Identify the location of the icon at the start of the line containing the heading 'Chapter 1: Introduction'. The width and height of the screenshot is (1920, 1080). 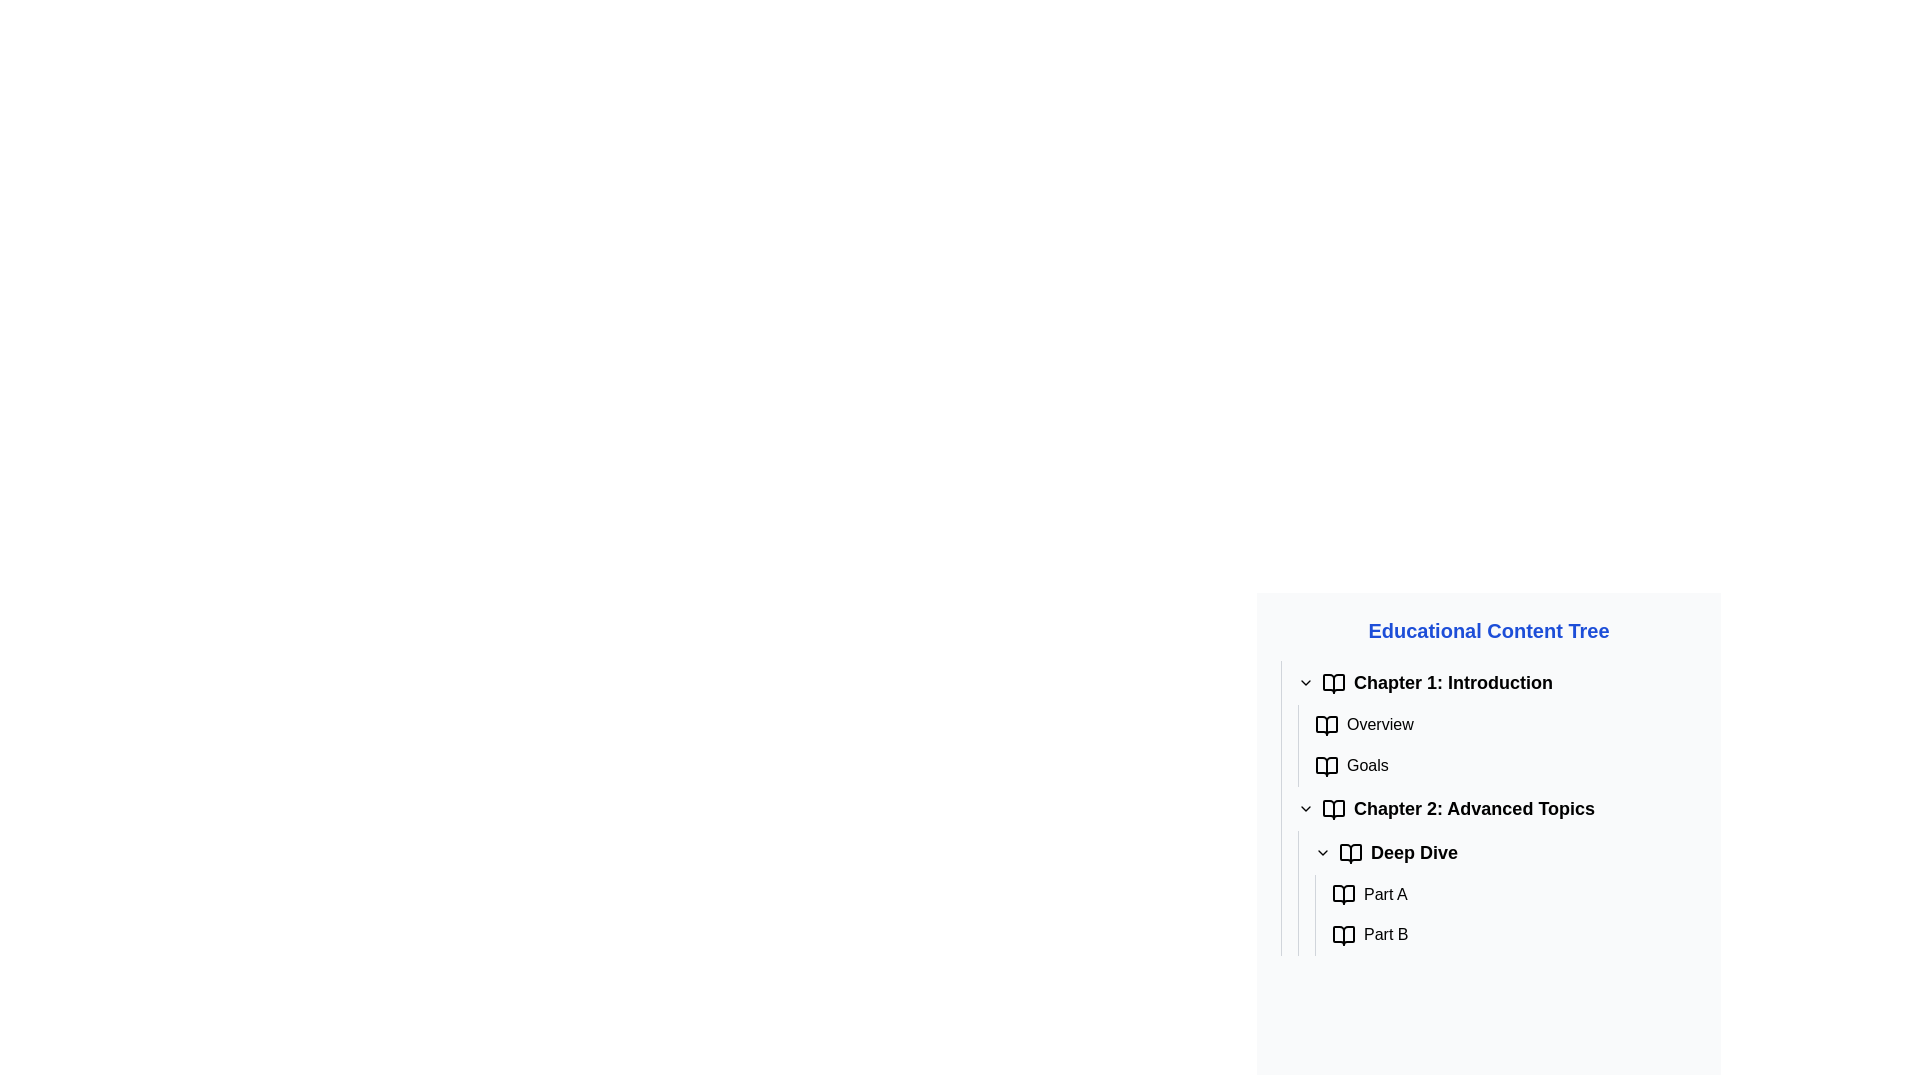
(1334, 682).